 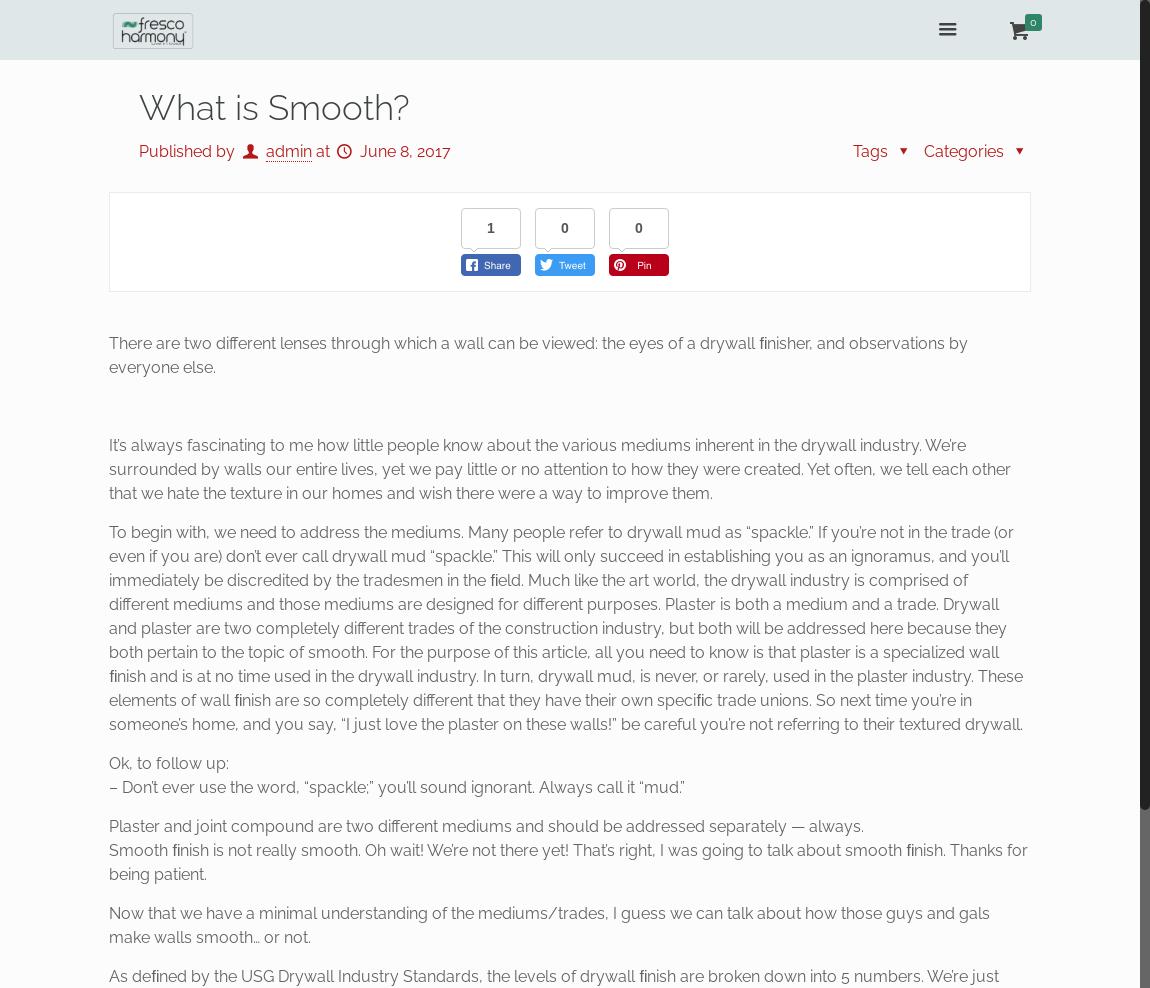 What do you see at coordinates (966, 150) in the screenshot?
I see `'Categories'` at bounding box center [966, 150].